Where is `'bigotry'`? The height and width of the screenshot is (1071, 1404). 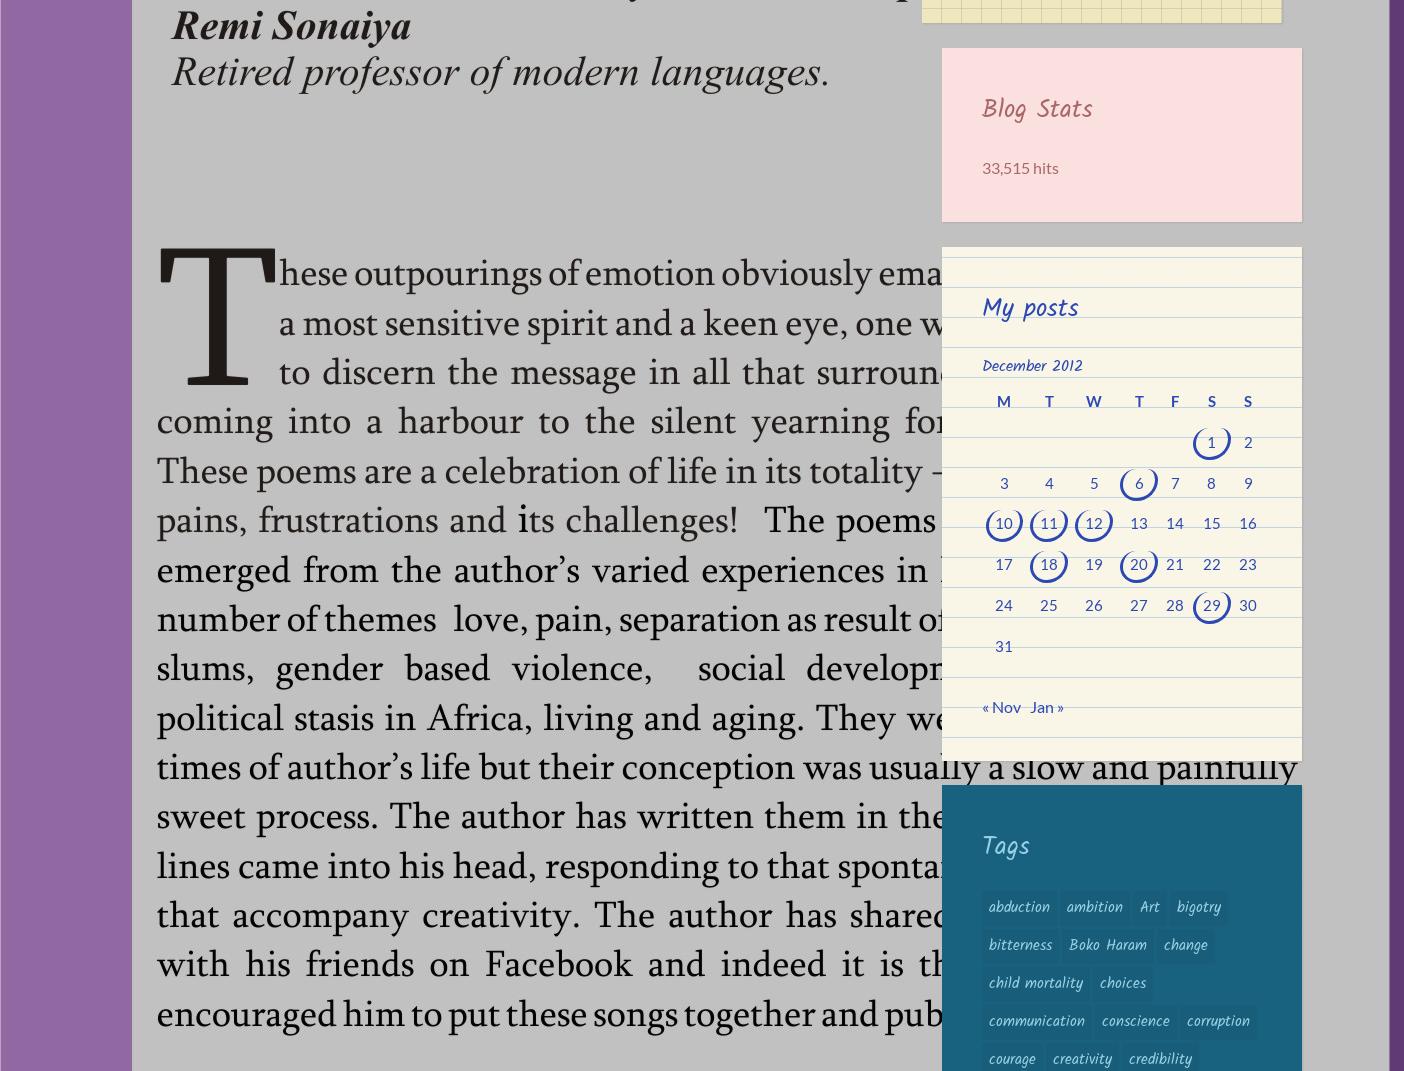 'bigotry' is located at coordinates (1198, 907).